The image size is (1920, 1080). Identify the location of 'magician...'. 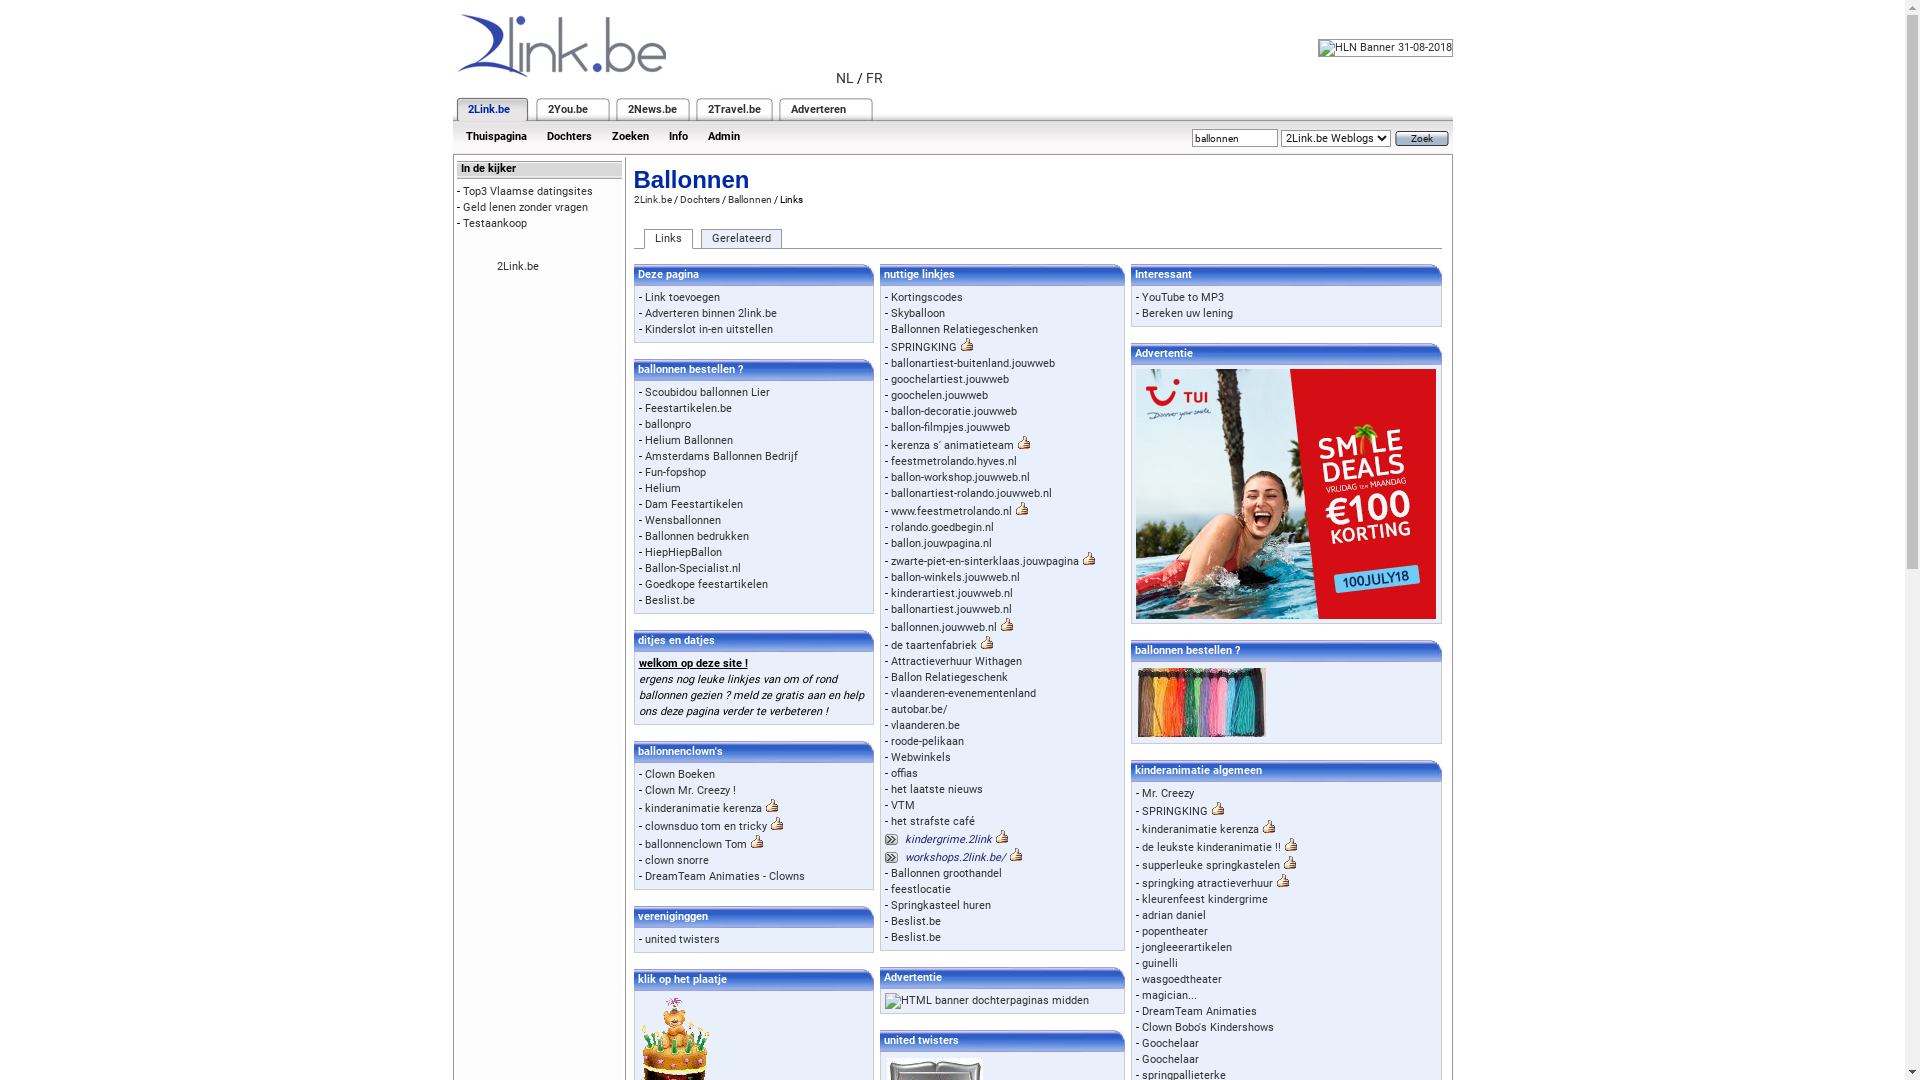
(1169, 995).